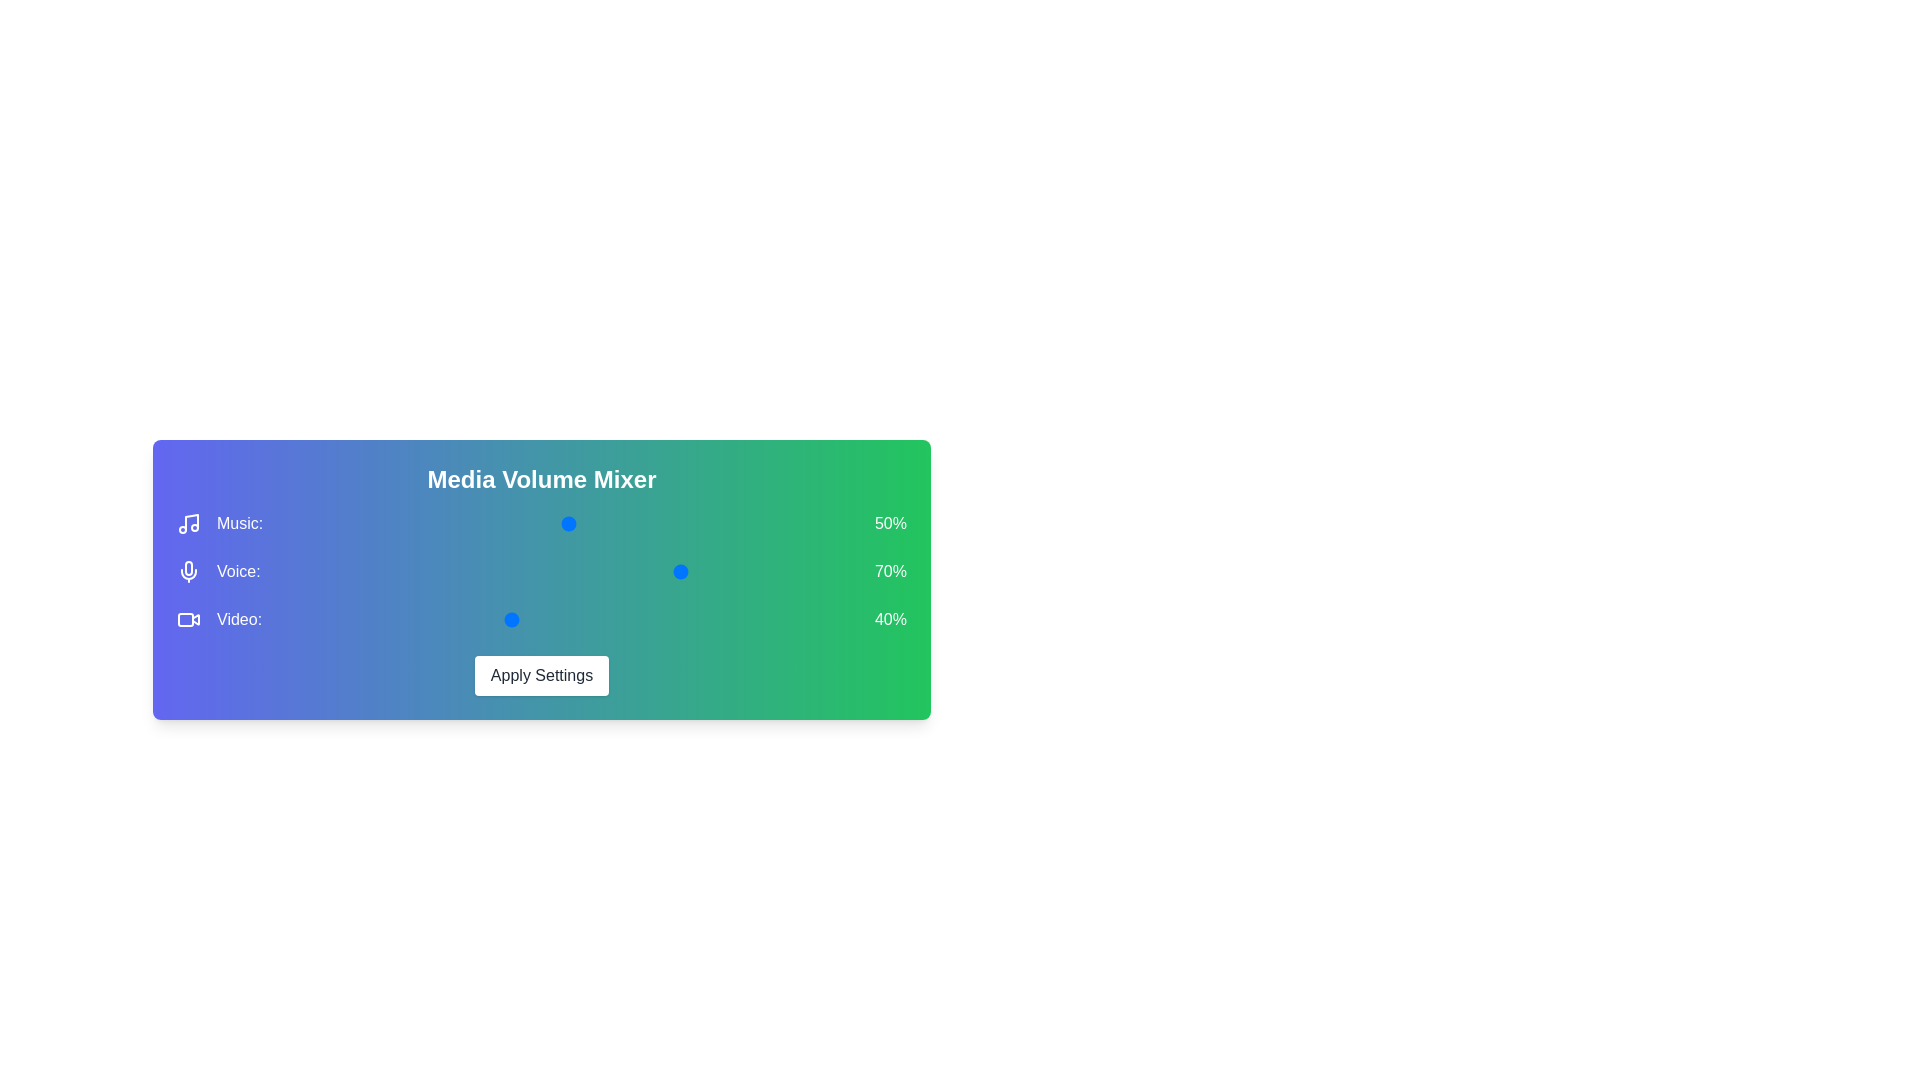  I want to click on the 0 volume to 13% by moving the corresponding slider, so click(605, 523).